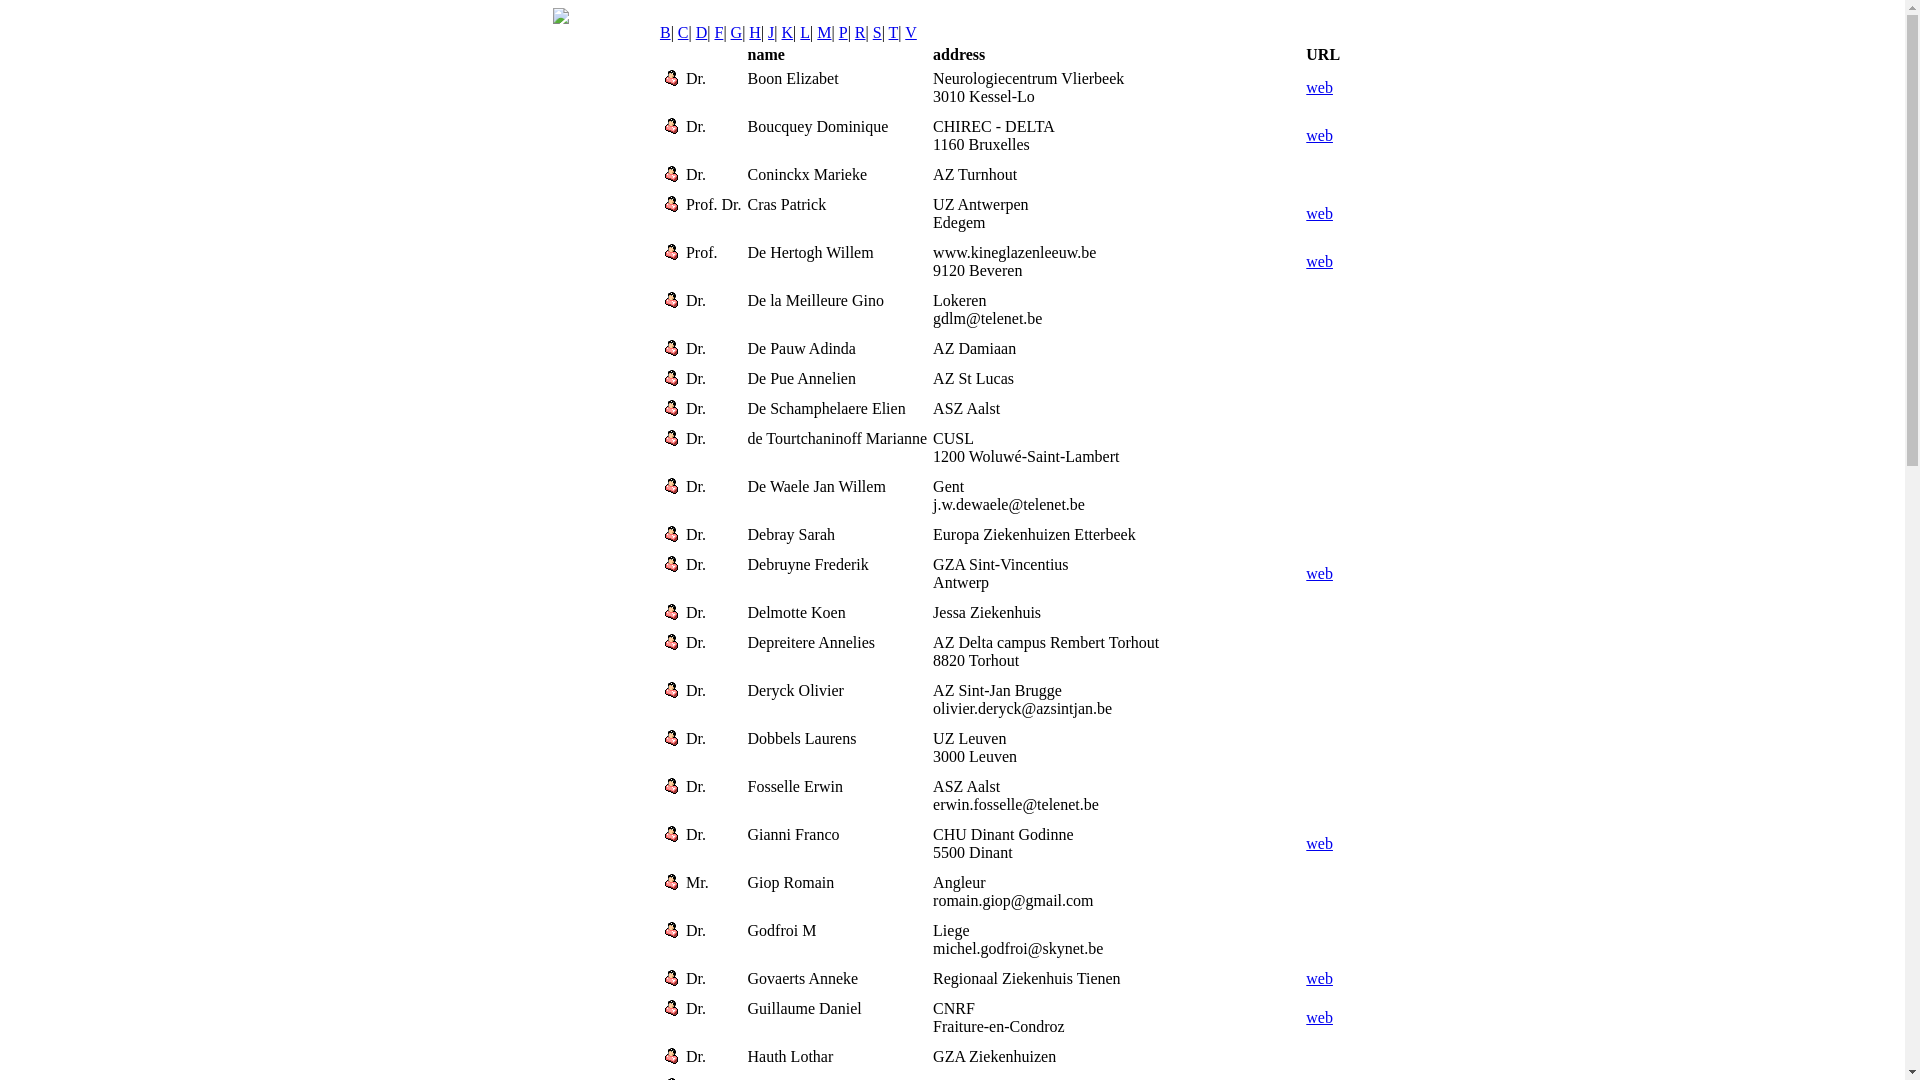  I want to click on 'C', so click(683, 32).